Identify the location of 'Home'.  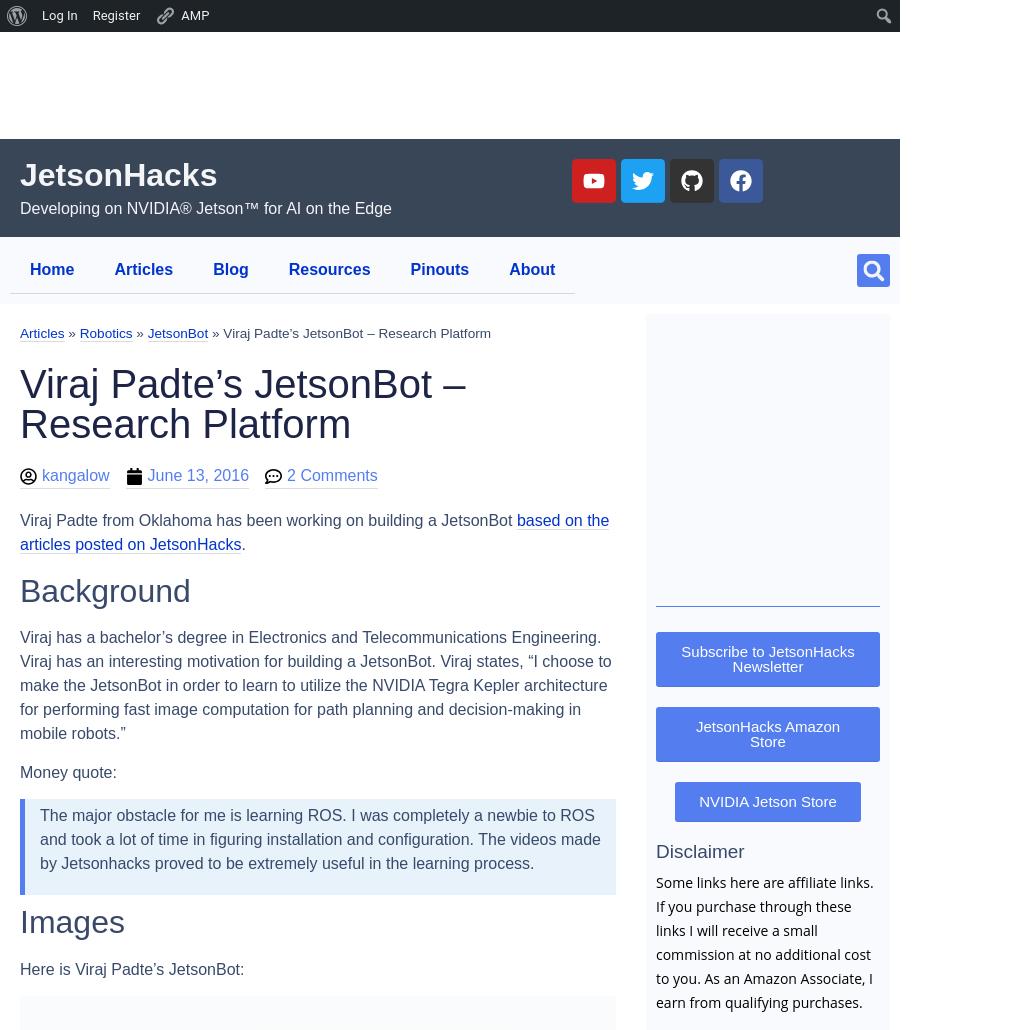
(51, 268).